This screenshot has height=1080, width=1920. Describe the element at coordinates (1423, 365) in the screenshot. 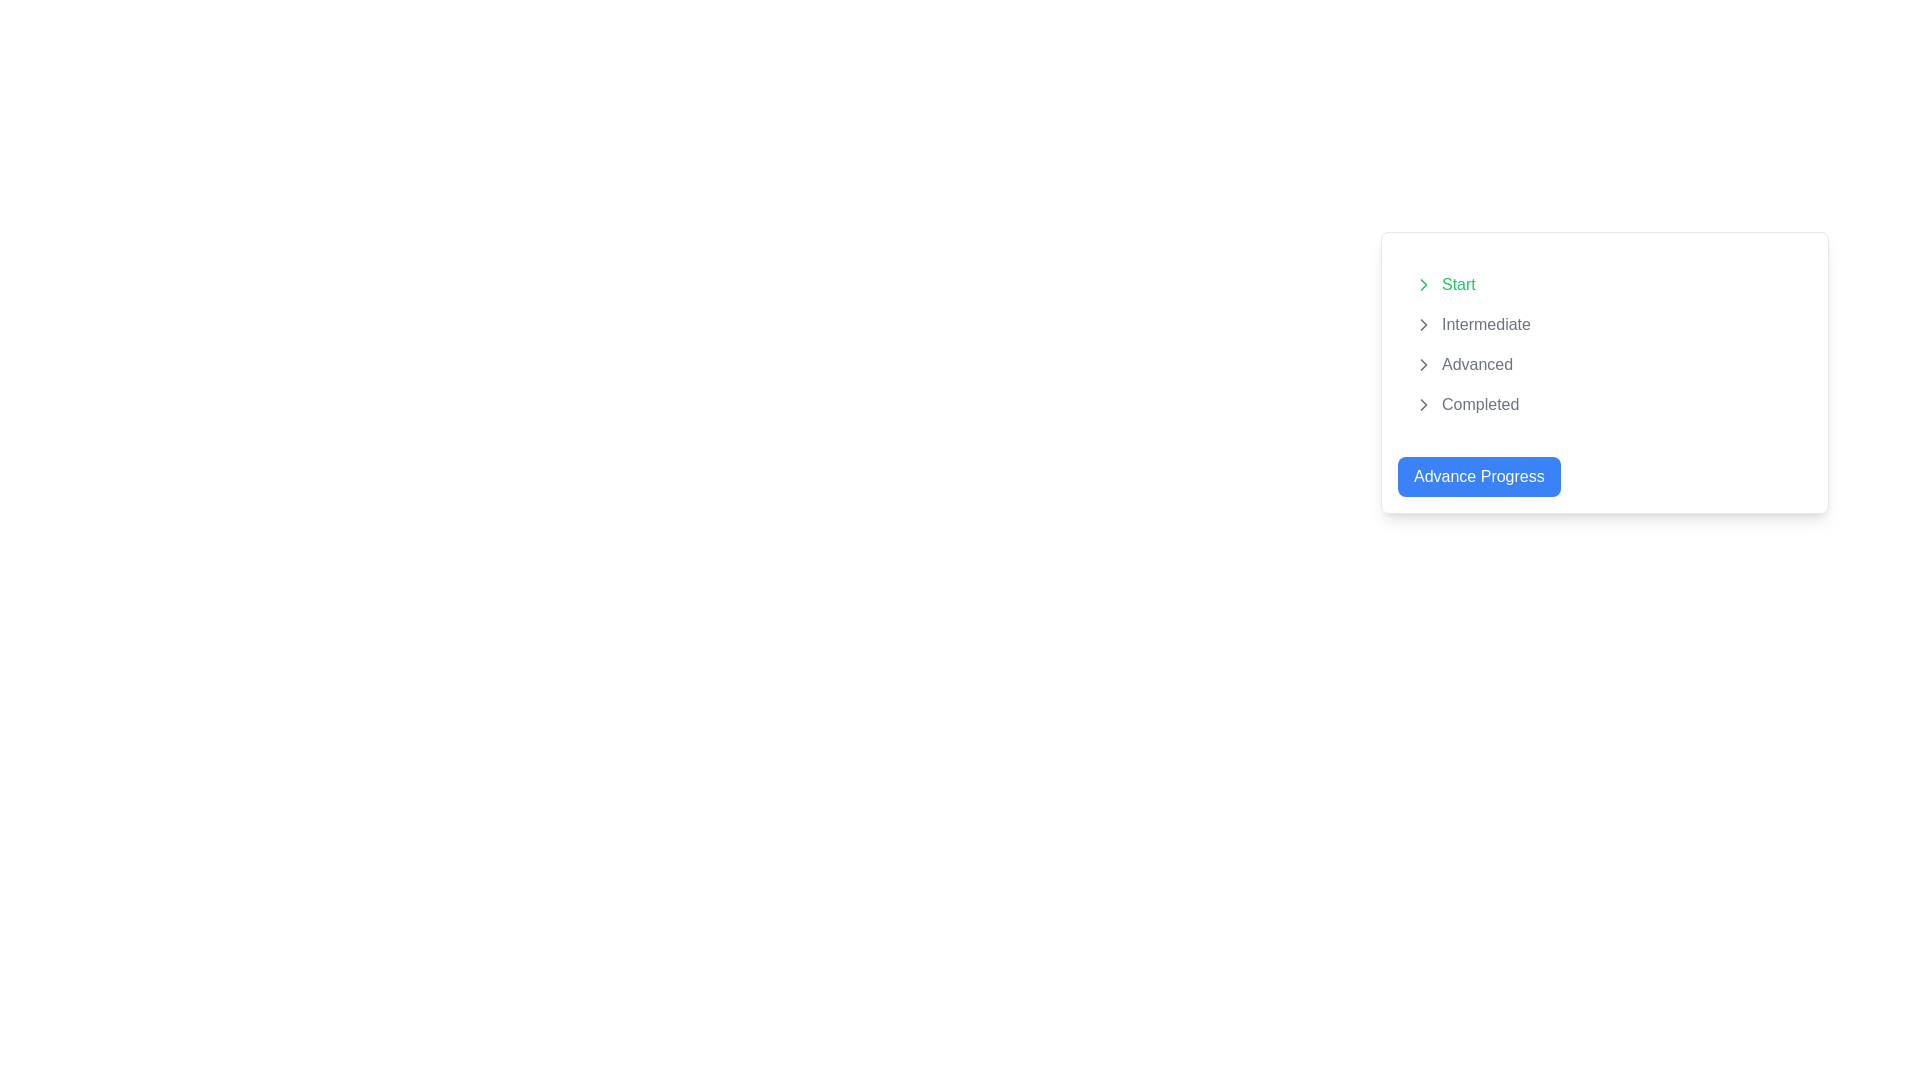

I see `the icon positioned to the left of the 'Advanced' text item in the vertically stacked list, which also aligns with the icons for 'Start', 'Intermediate', and 'Completed'` at that location.